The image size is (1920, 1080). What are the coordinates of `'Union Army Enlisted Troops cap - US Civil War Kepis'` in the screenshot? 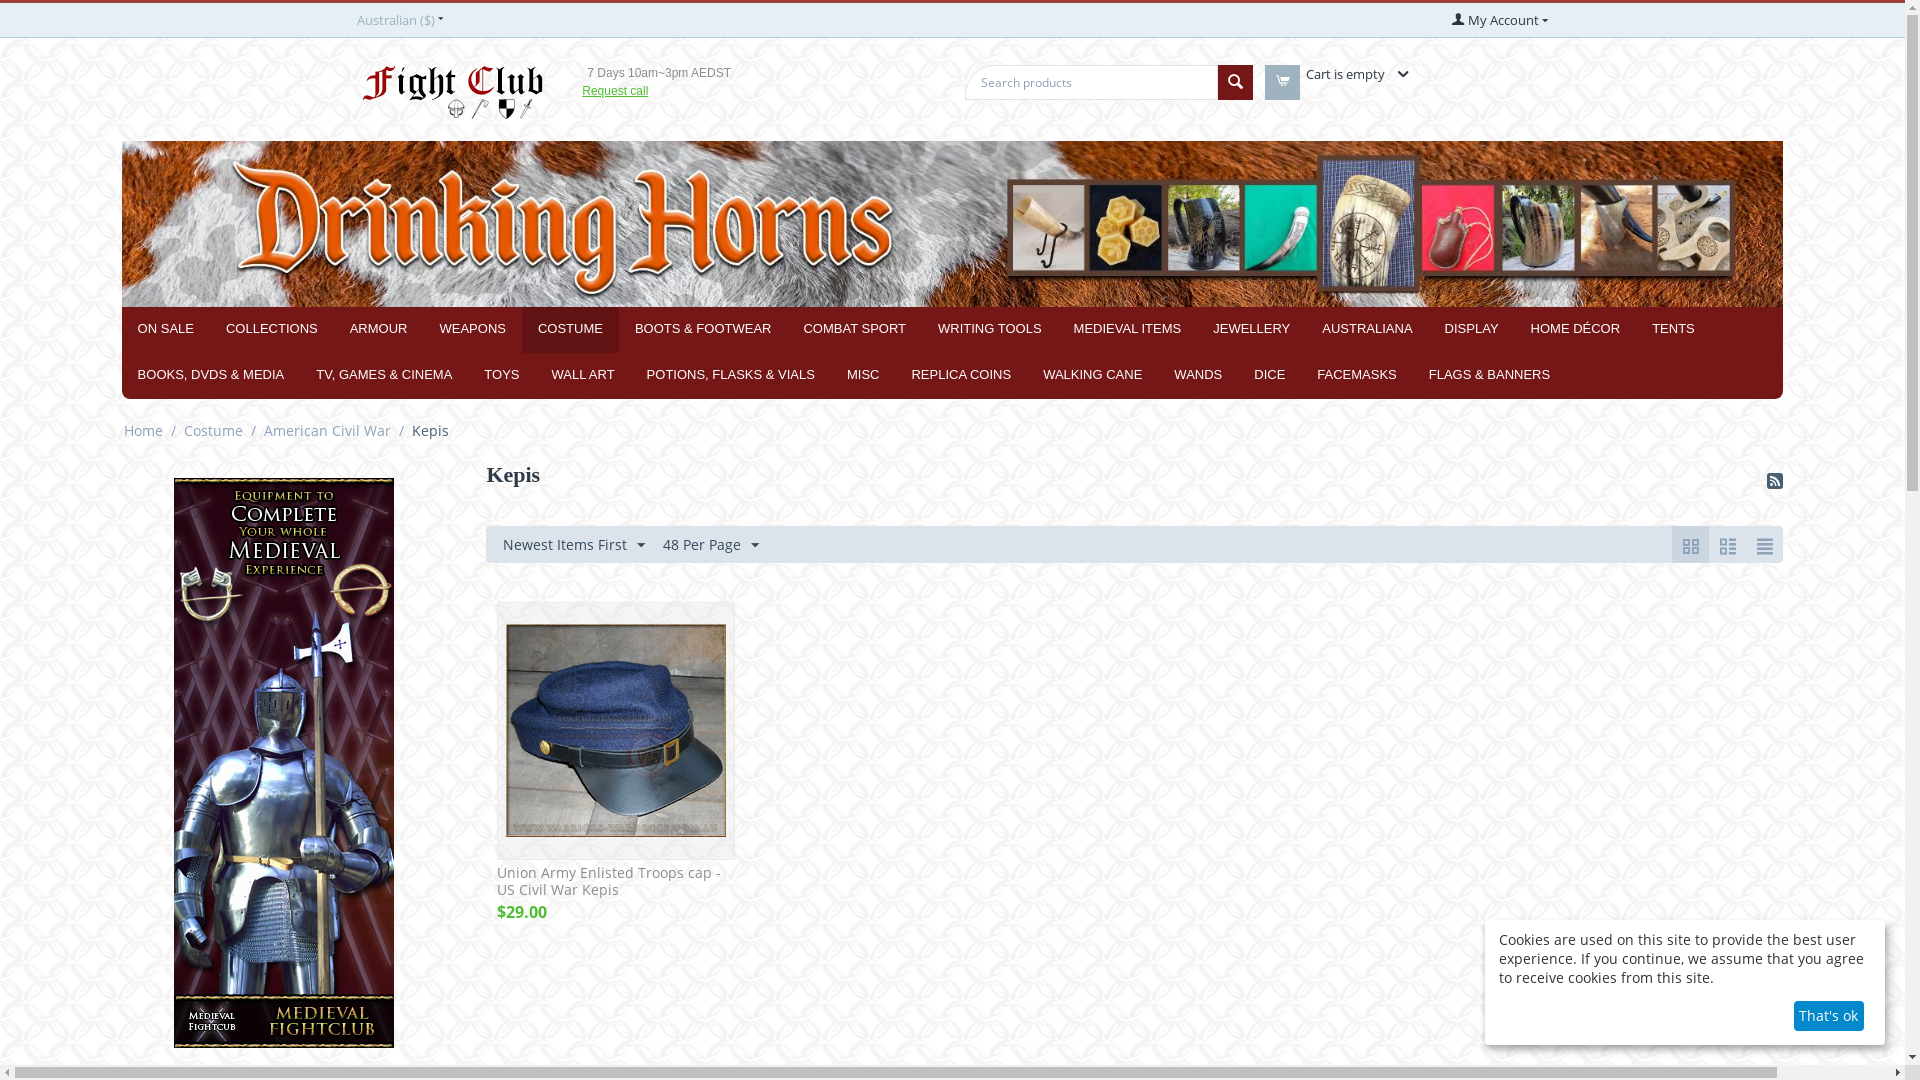 It's located at (497, 881).